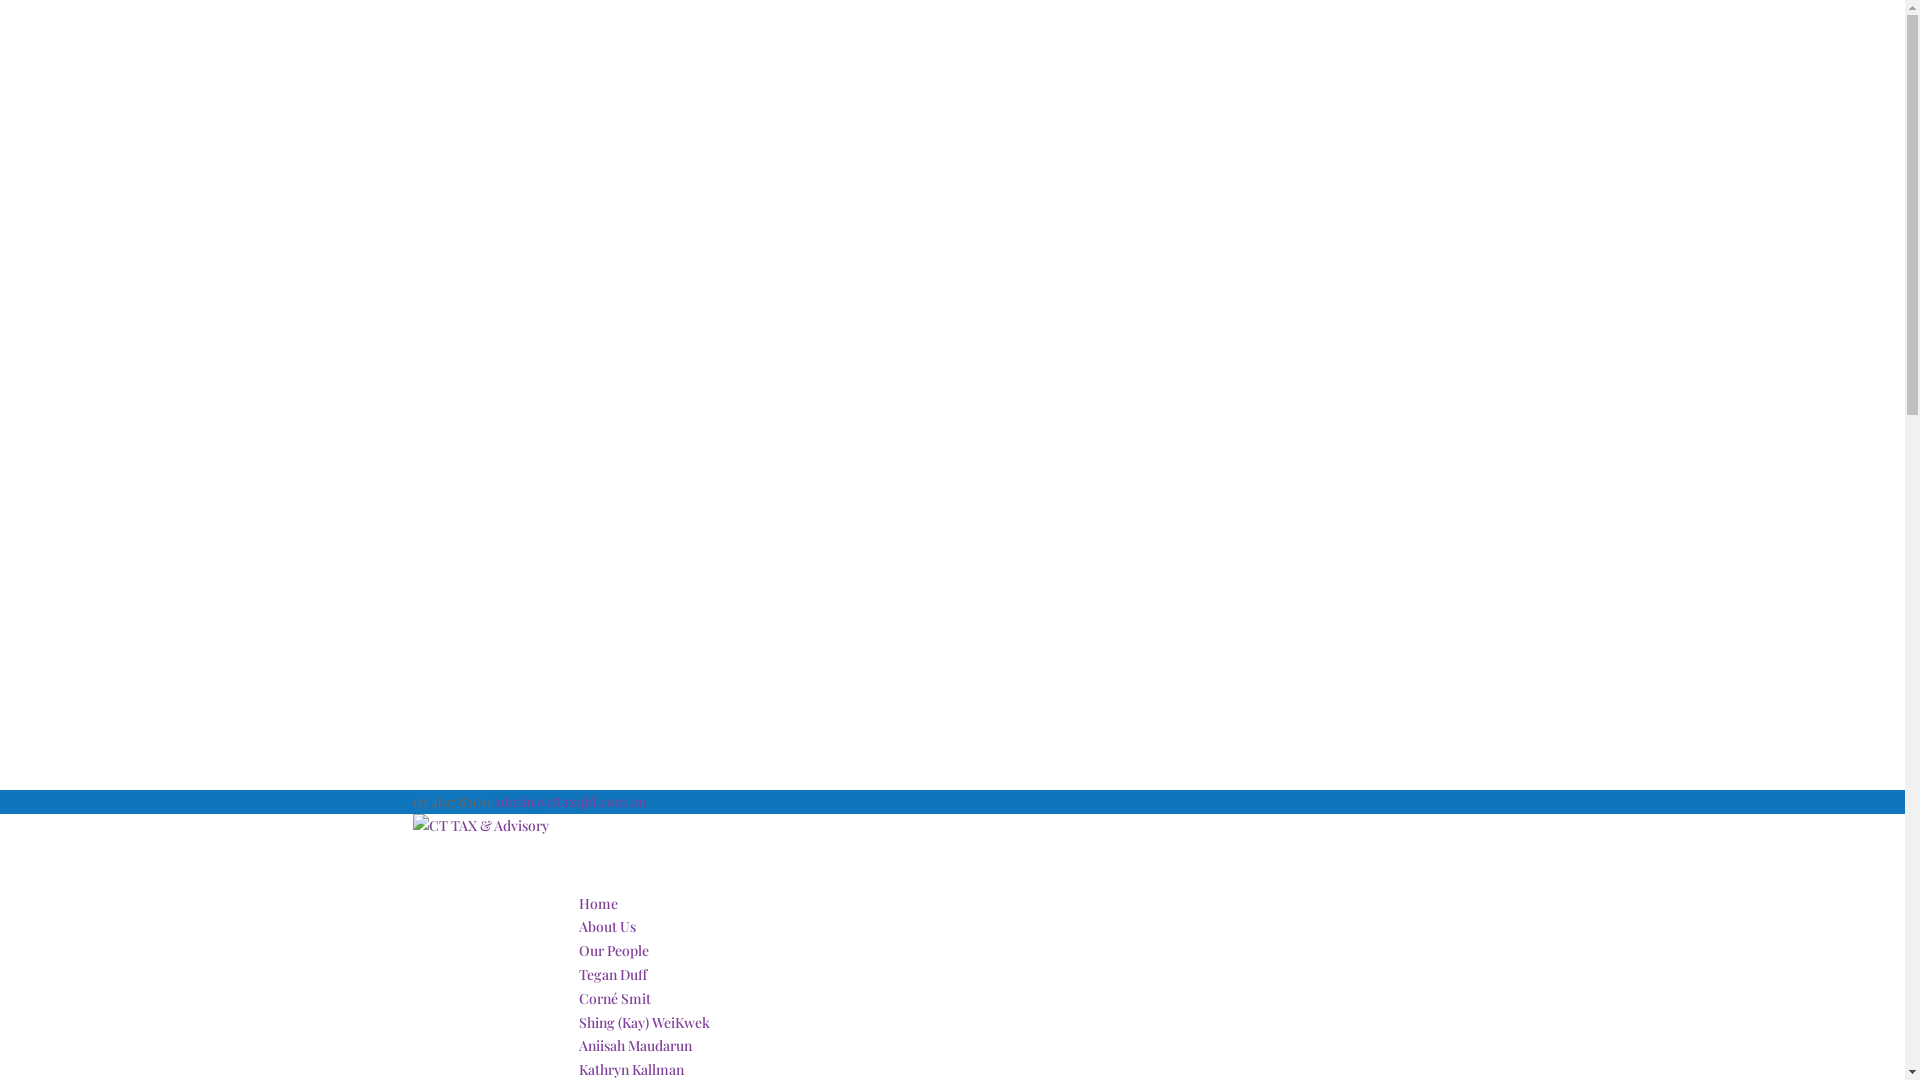  What do you see at coordinates (605, 952) in the screenshot?
I see `'About Us'` at bounding box center [605, 952].